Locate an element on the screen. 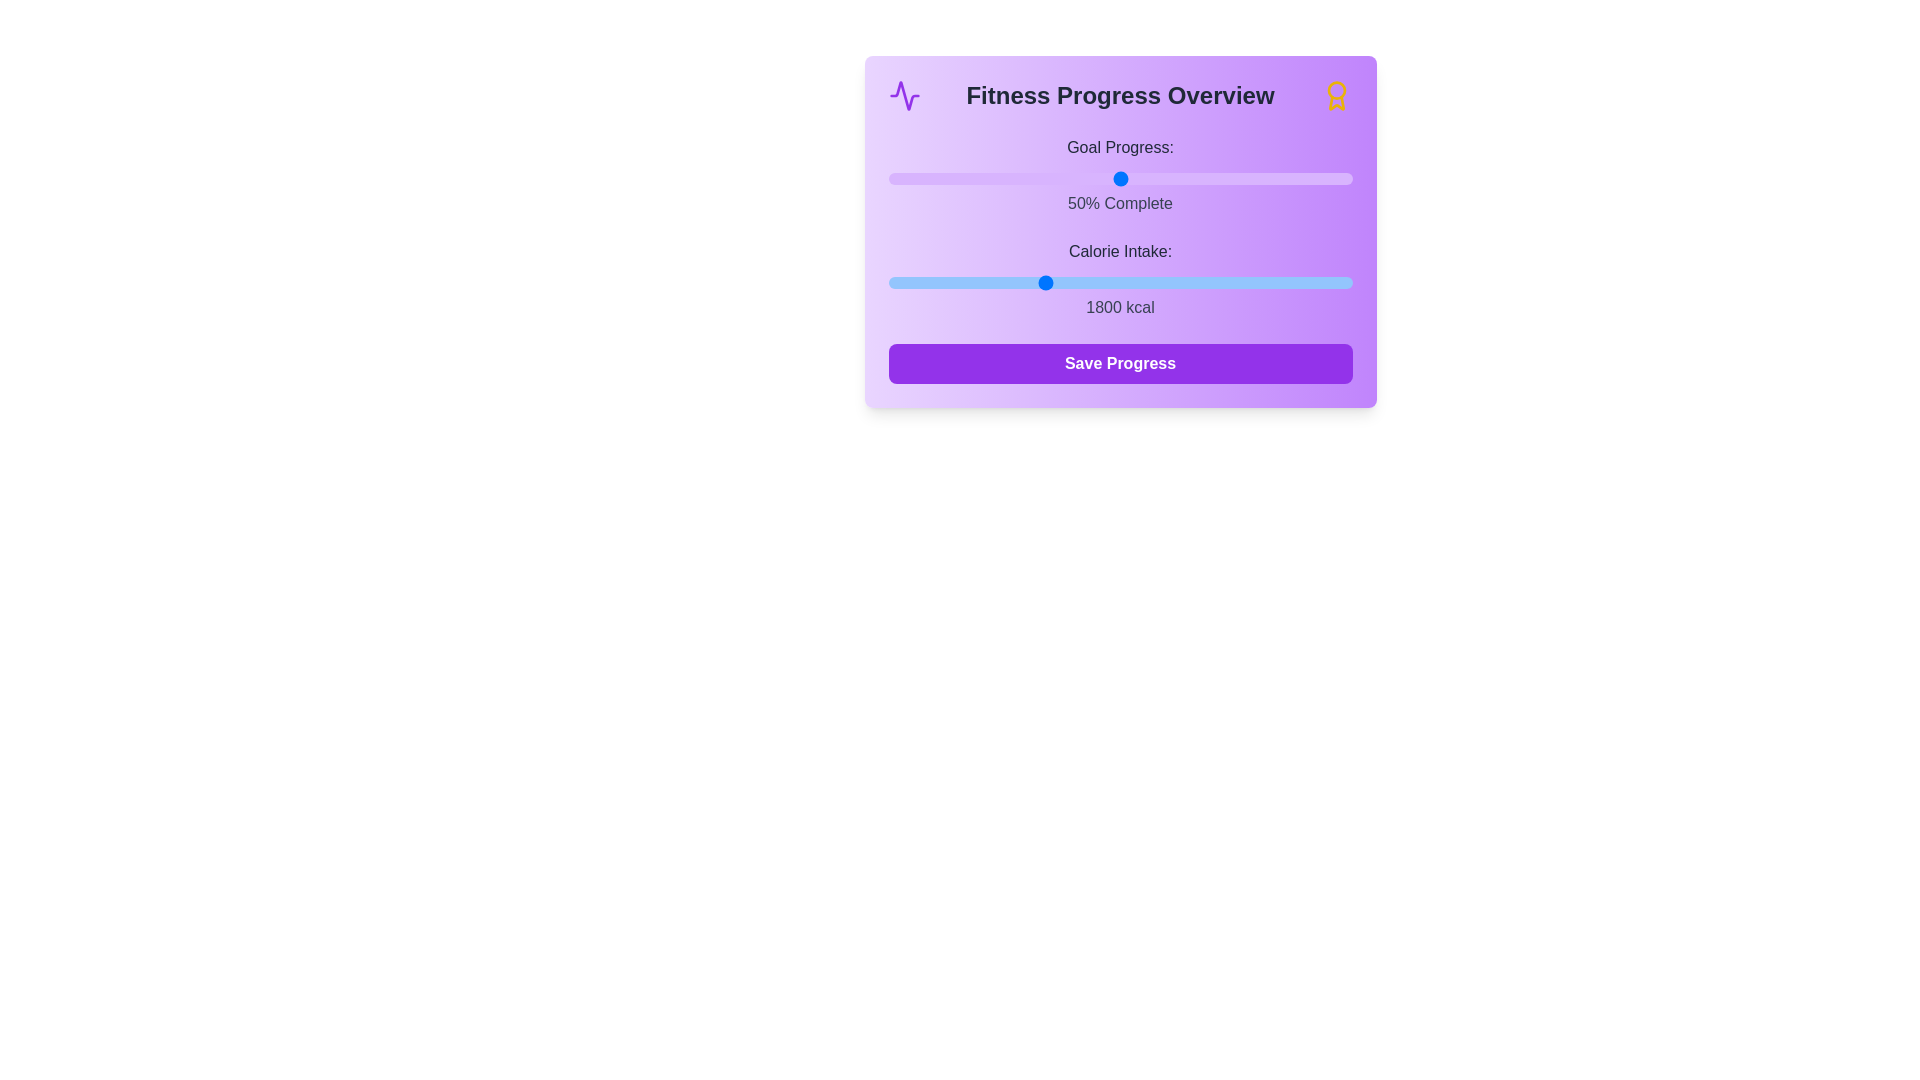  text content of the bold header displaying 'Fitness Progress Overview', which is centrally positioned at the top of the fitness tracking interface is located at coordinates (1120, 96).